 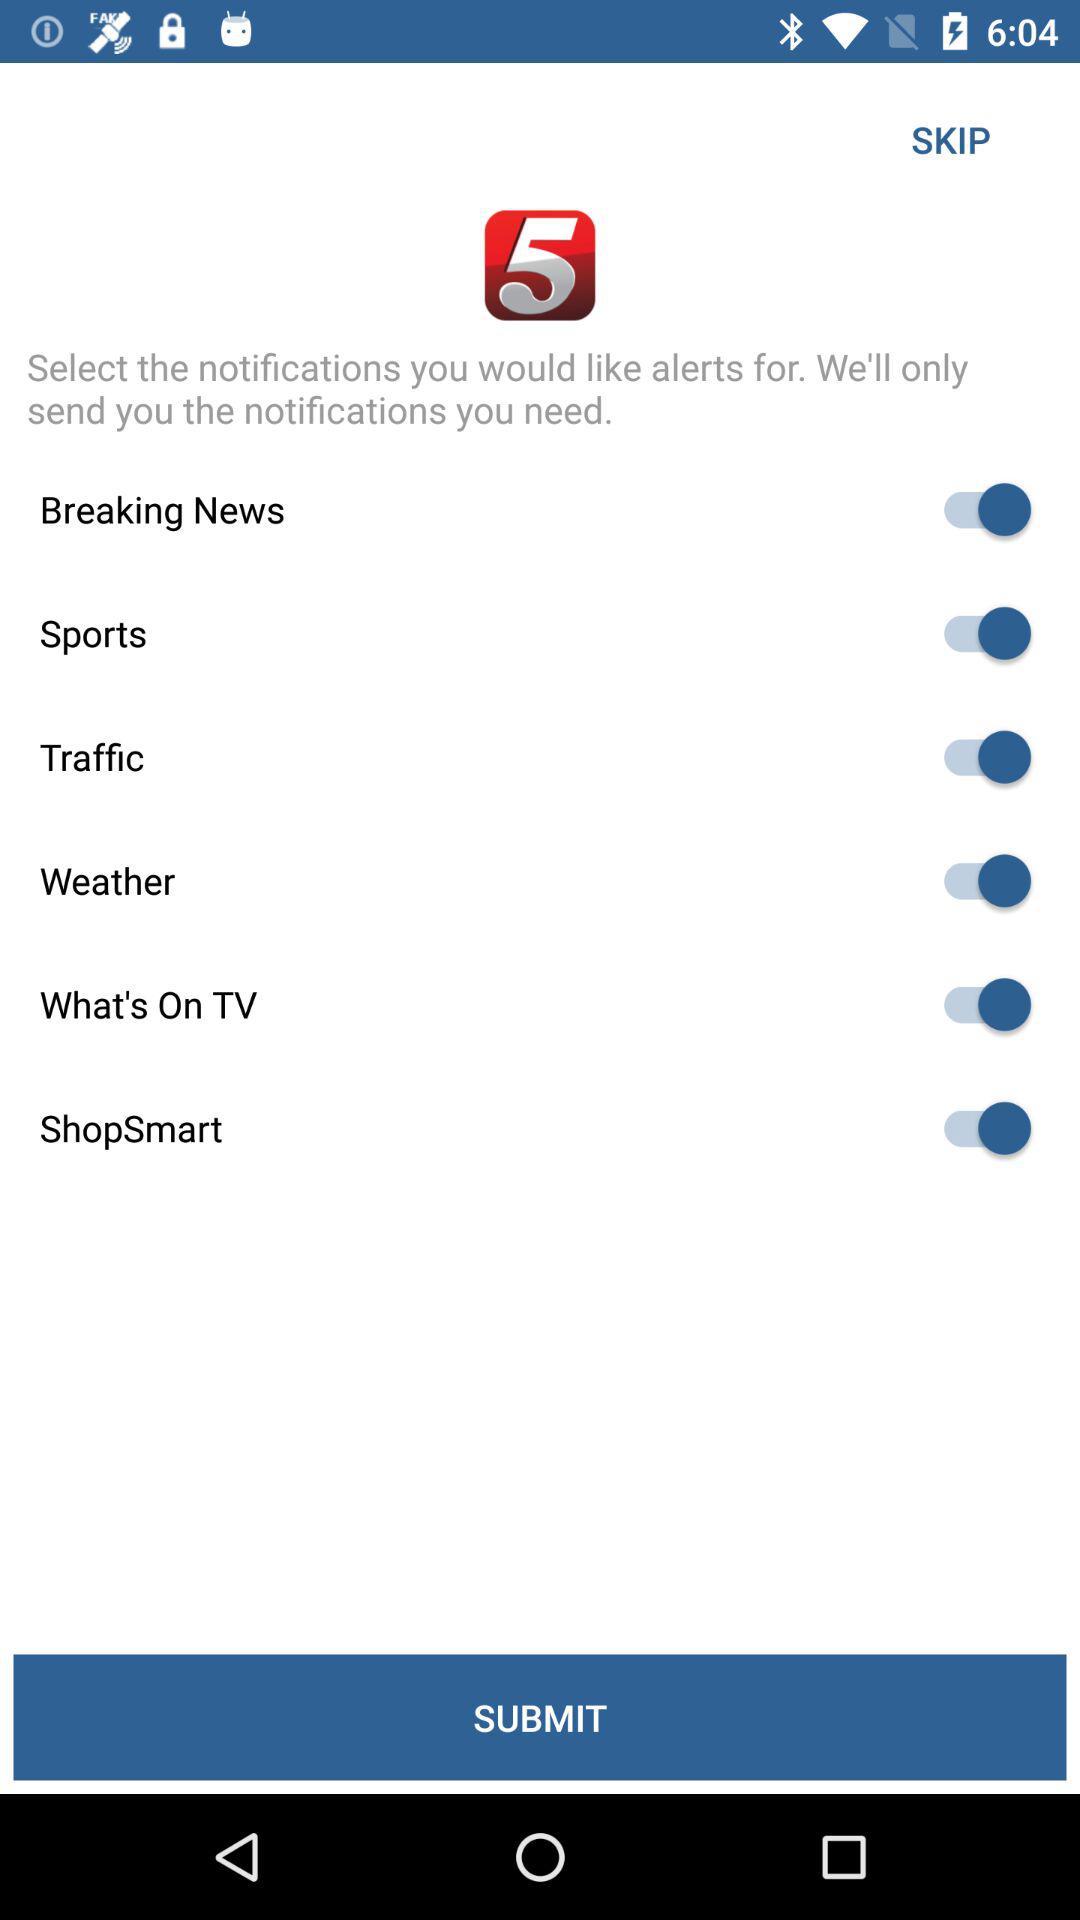 What do you see at coordinates (977, 632) in the screenshot?
I see `remove sports notifications` at bounding box center [977, 632].